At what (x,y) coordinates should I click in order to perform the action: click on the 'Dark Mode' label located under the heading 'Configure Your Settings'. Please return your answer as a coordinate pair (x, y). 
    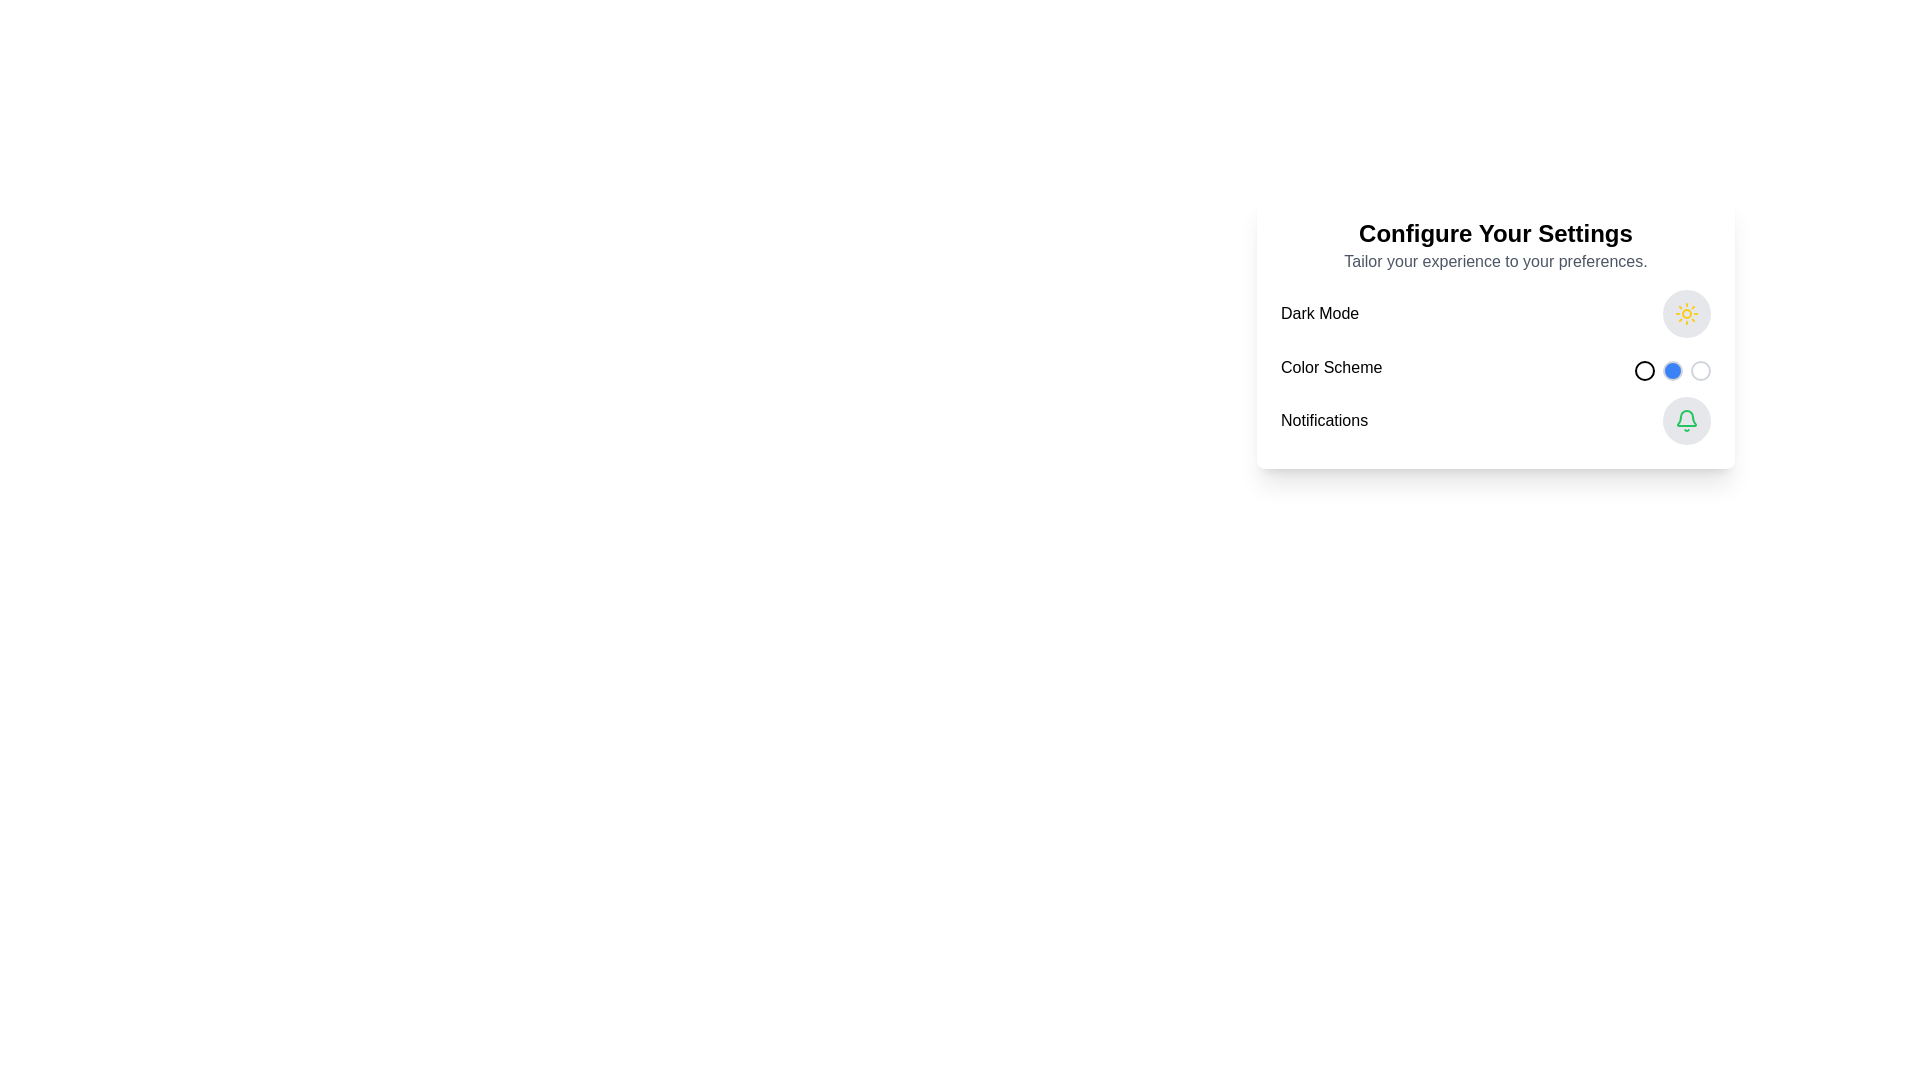
    Looking at the image, I should click on (1320, 313).